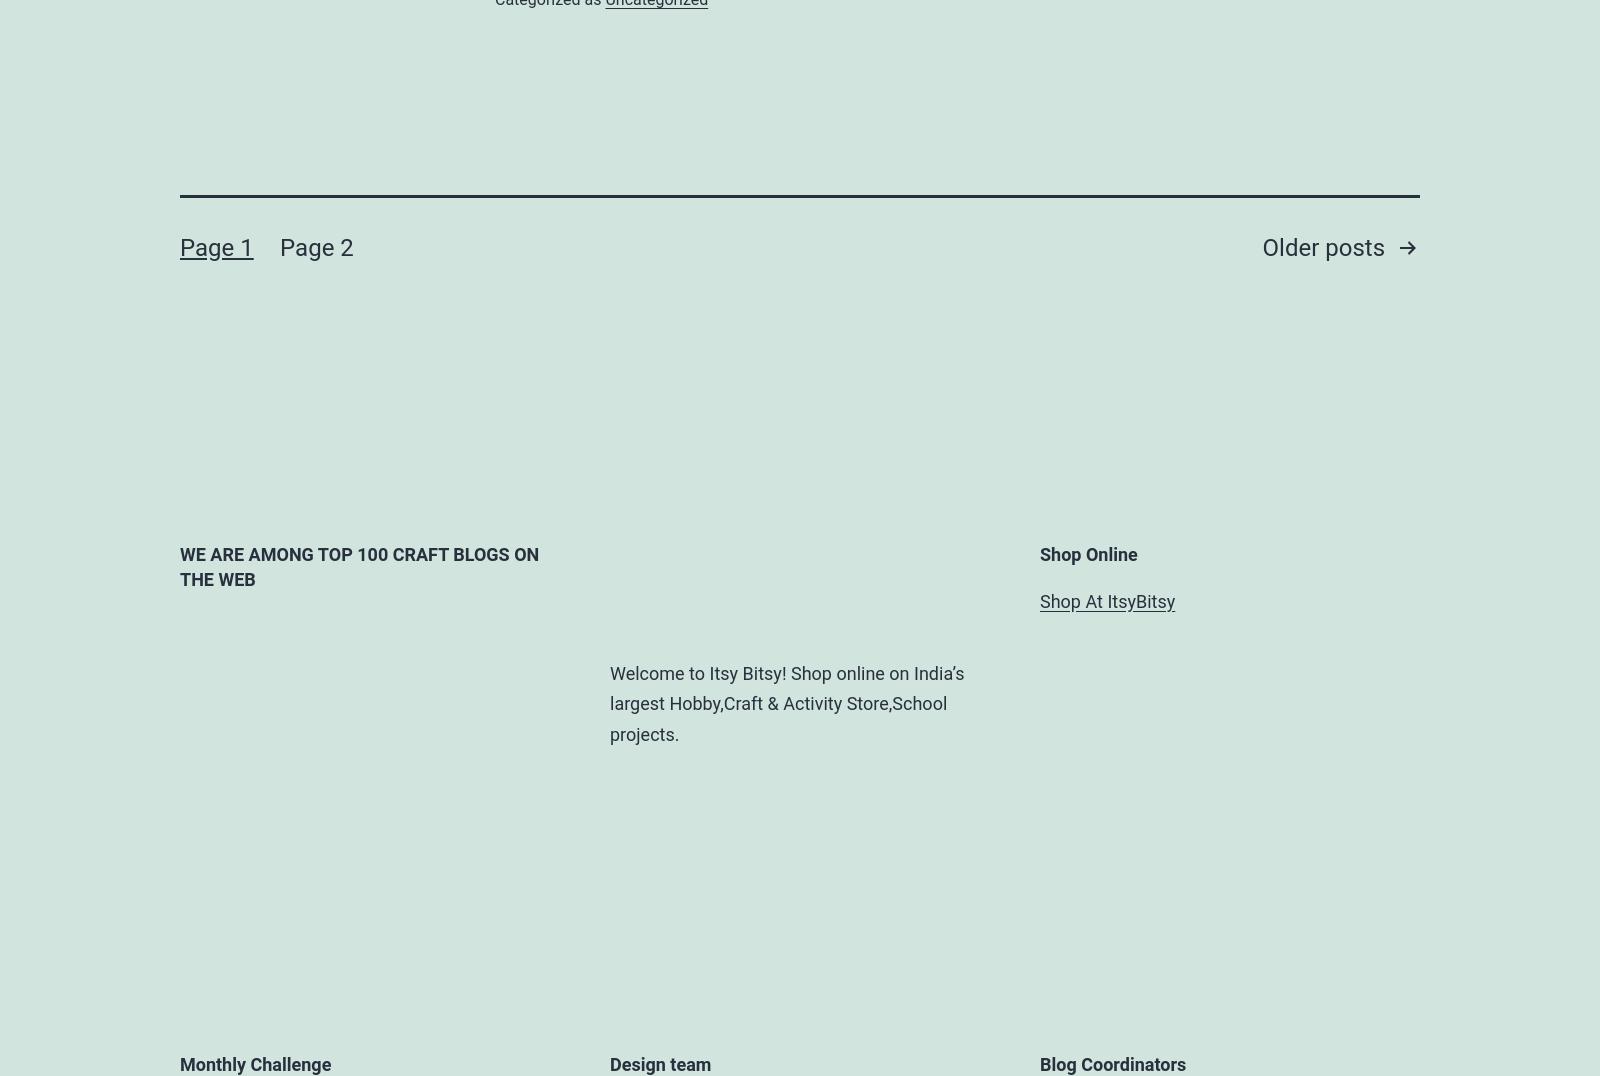 The height and width of the screenshot is (1076, 1600). Describe the element at coordinates (1088, 552) in the screenshot. I see `'Shop Online'` at that location.